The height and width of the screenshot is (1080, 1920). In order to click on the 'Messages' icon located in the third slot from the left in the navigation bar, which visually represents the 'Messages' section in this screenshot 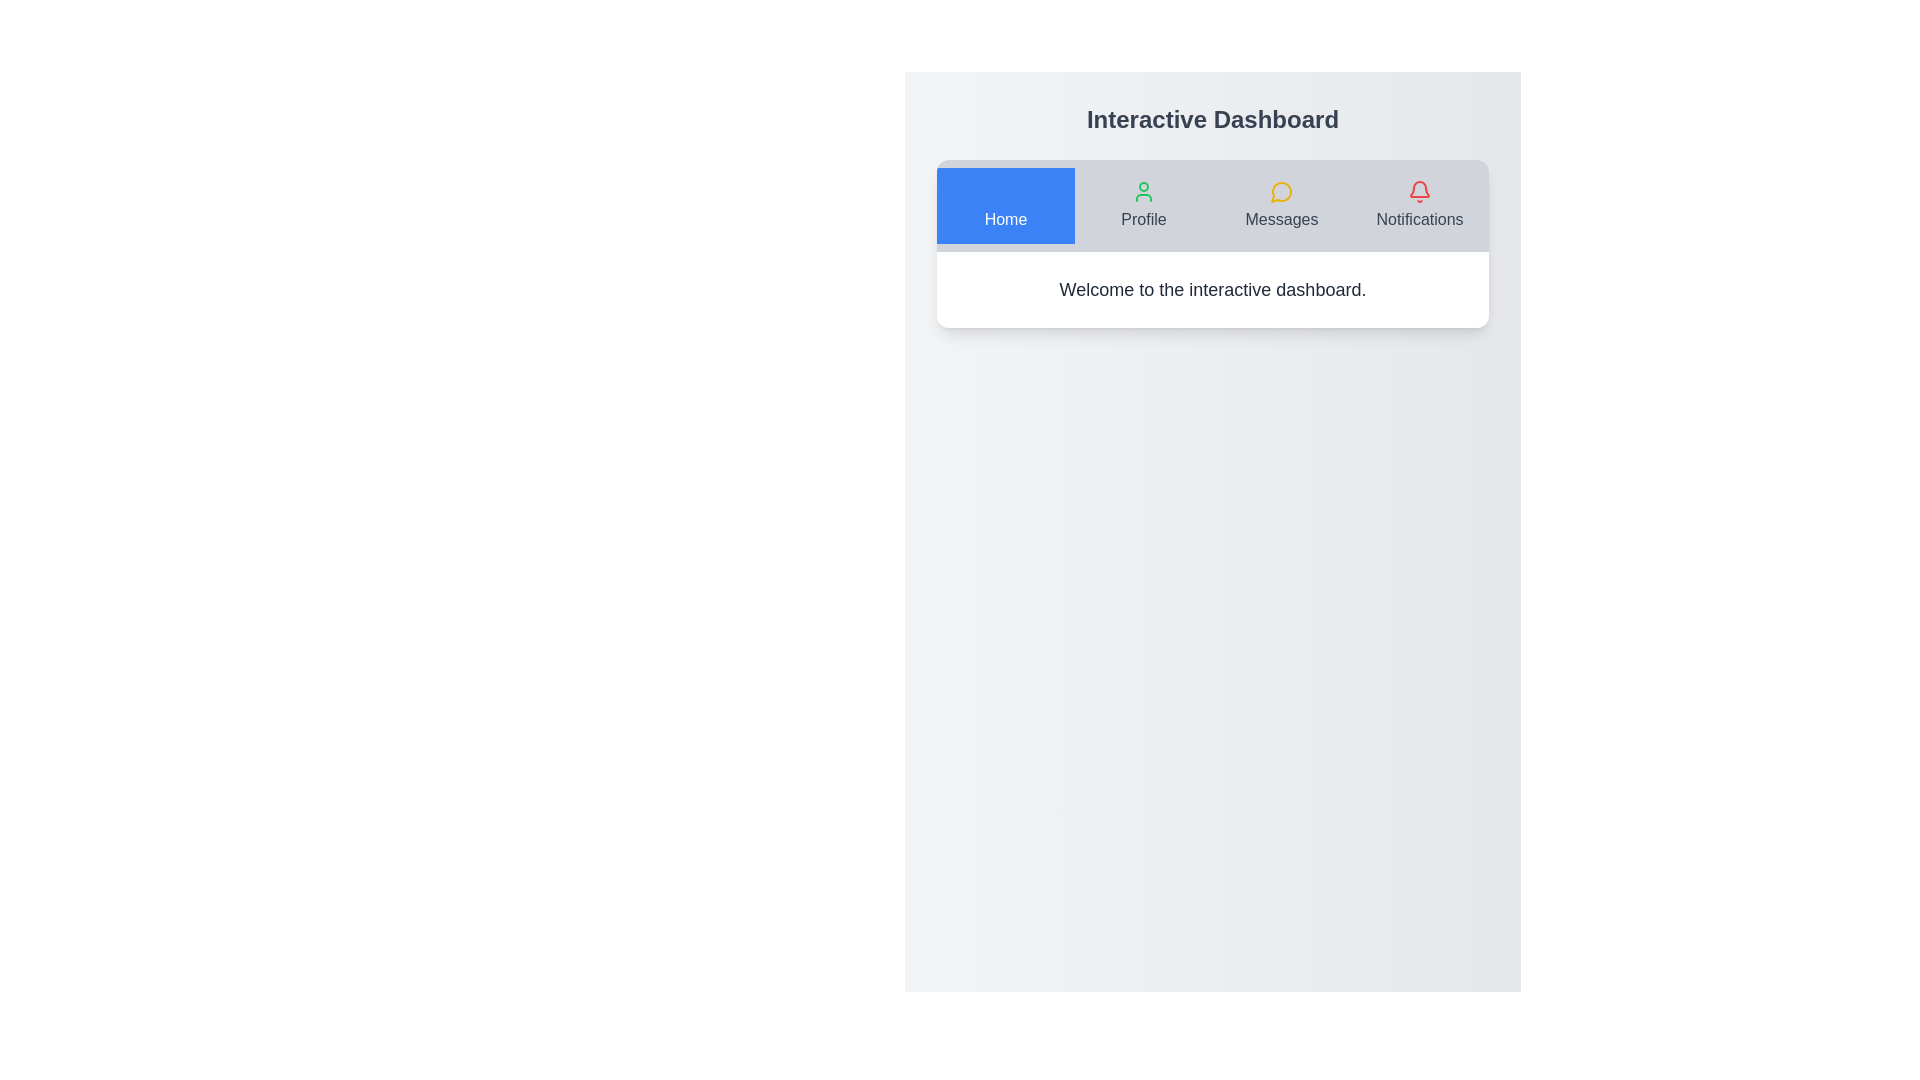, I will do `click(1281, 192)`.